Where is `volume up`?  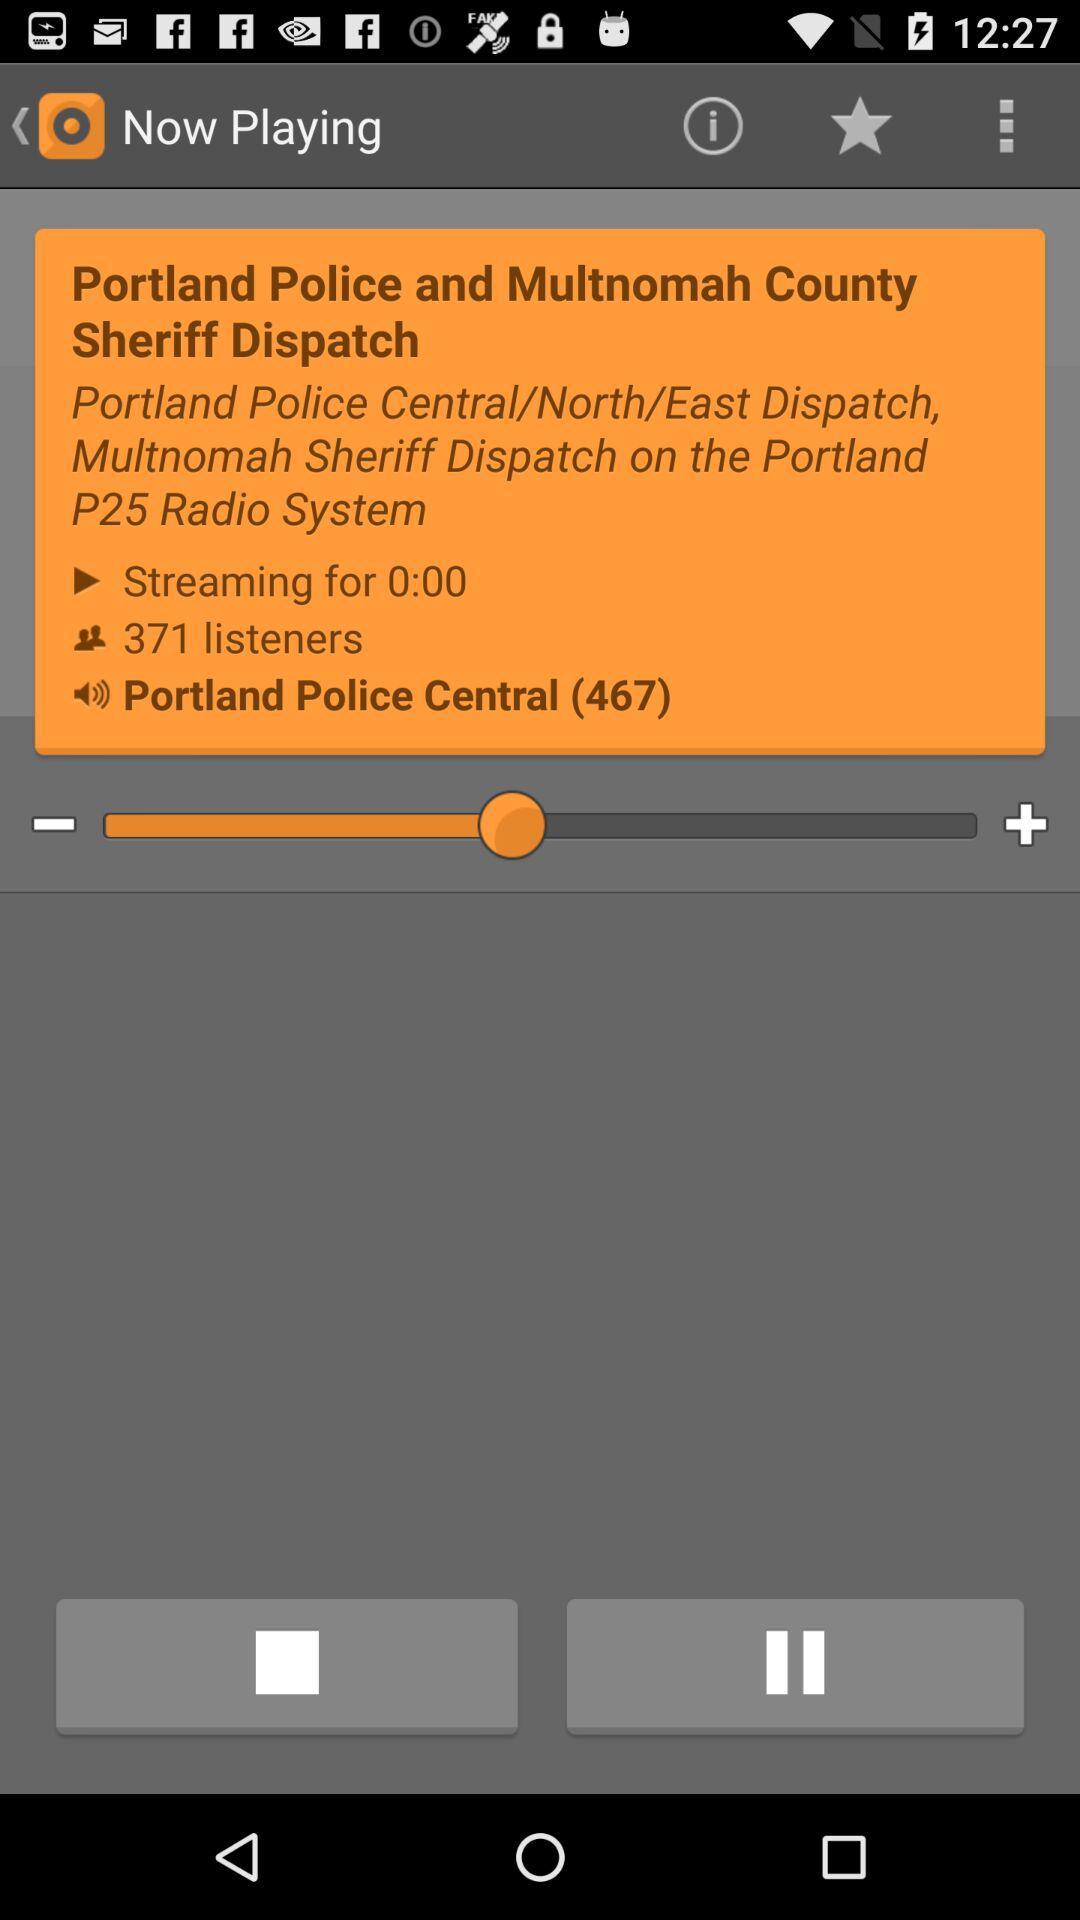 volume up is located at coordinates (1040, 825).